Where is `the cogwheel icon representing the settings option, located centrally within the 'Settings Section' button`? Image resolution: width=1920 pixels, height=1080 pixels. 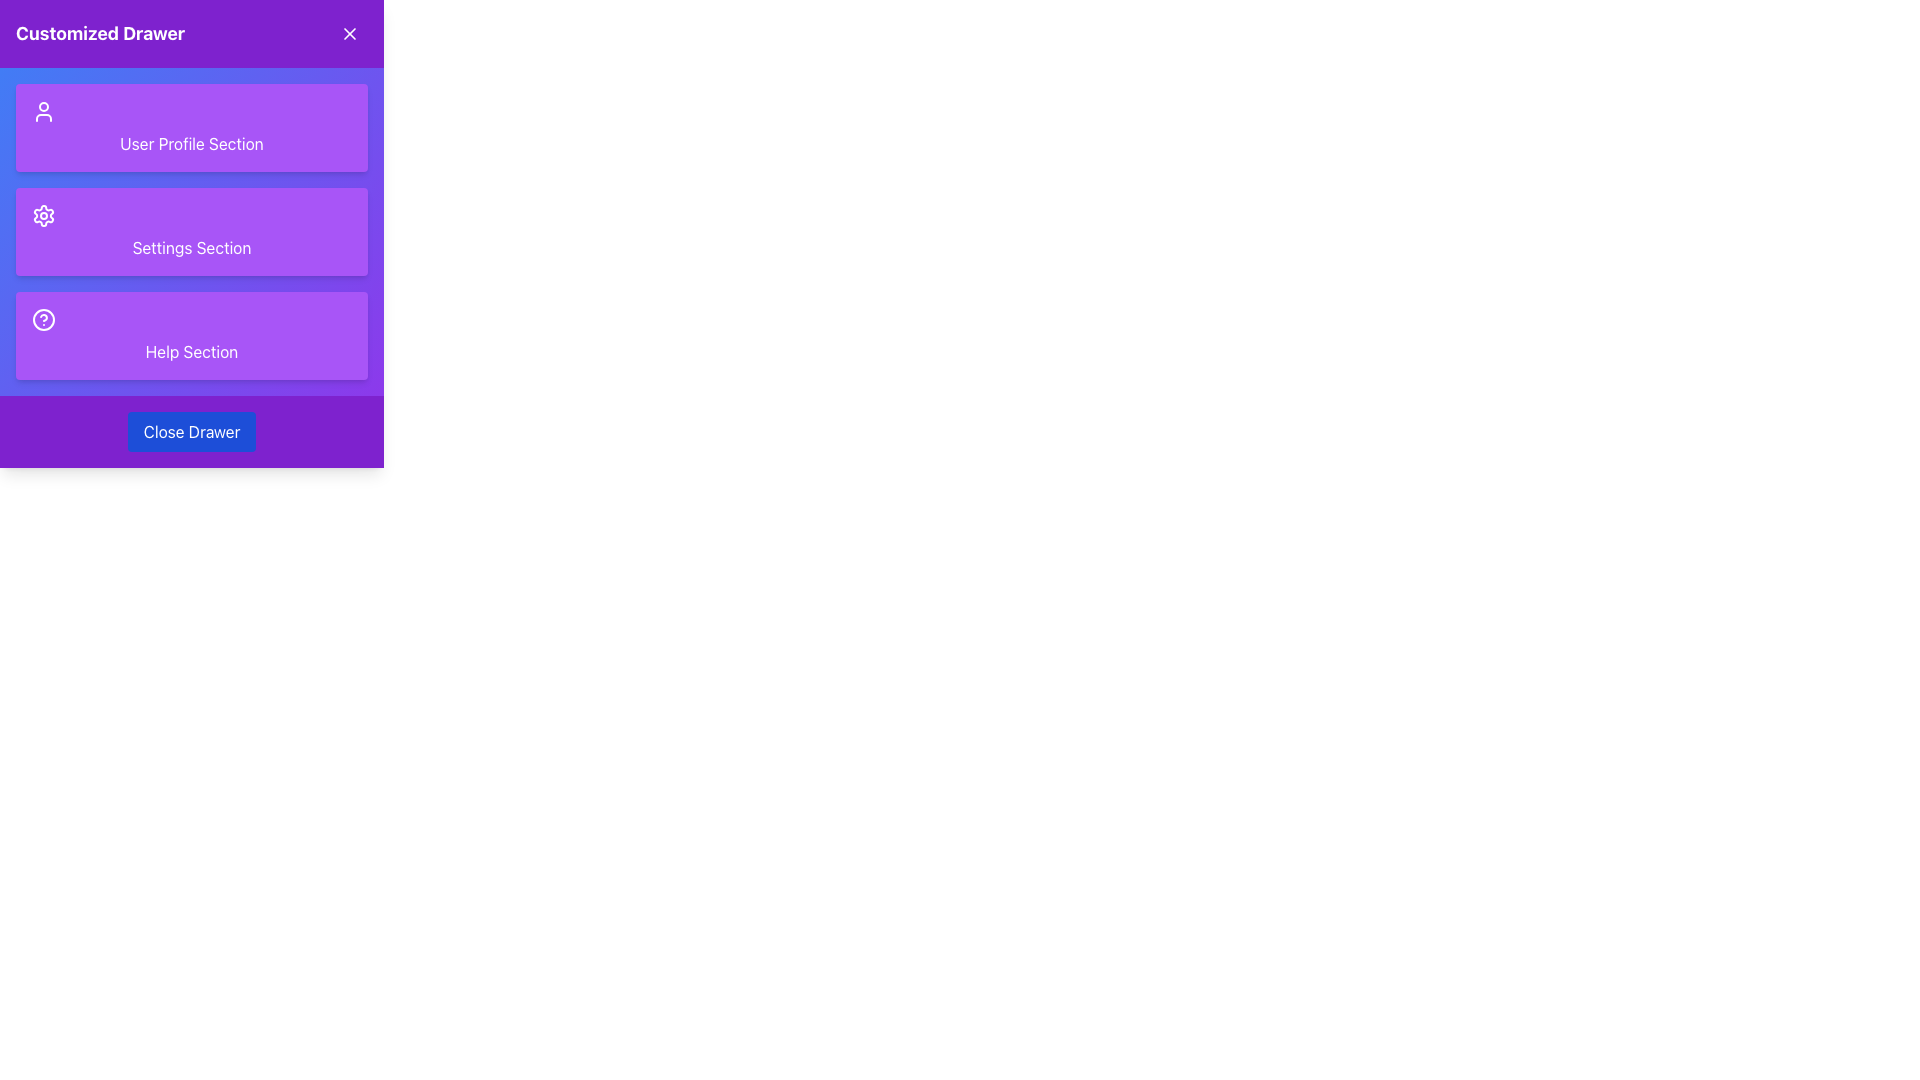
the cogwheel icon representing the settings option, located centrally within the 'Settings Section' button is located at coordinates (43, 216).